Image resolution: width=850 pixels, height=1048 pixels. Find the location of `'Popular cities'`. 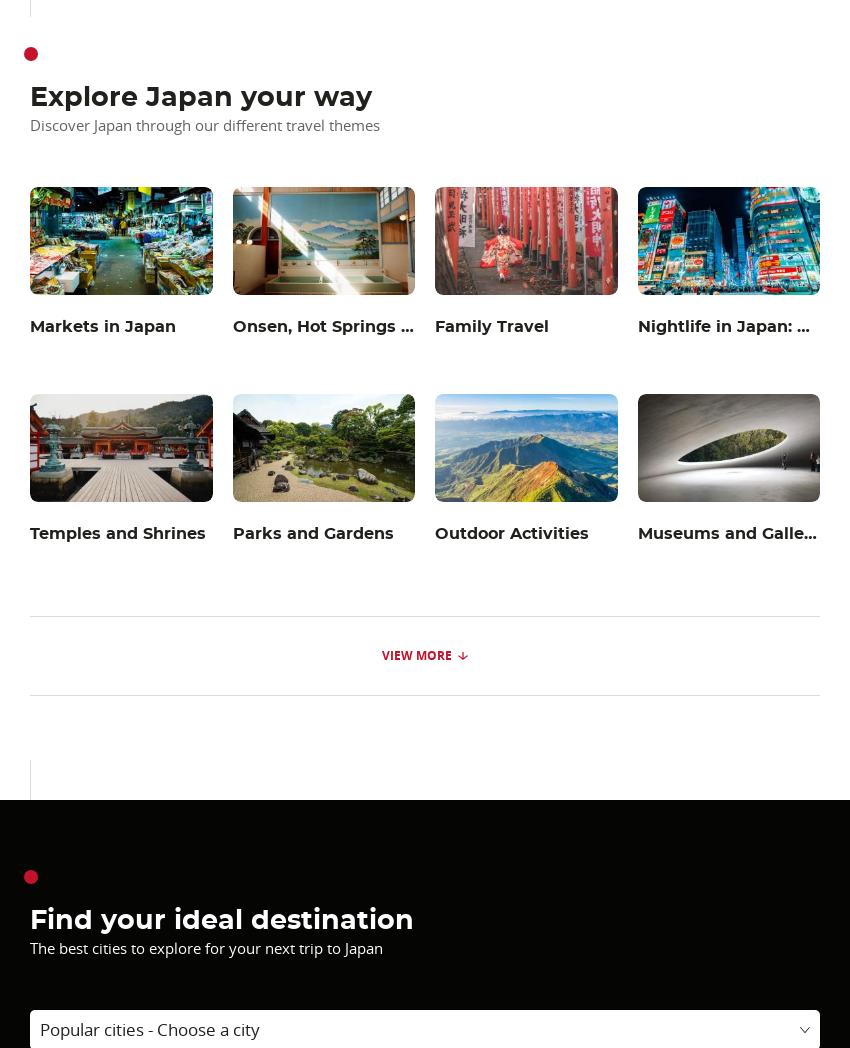

'Popular cities' is located at coordinates (39, 1028).